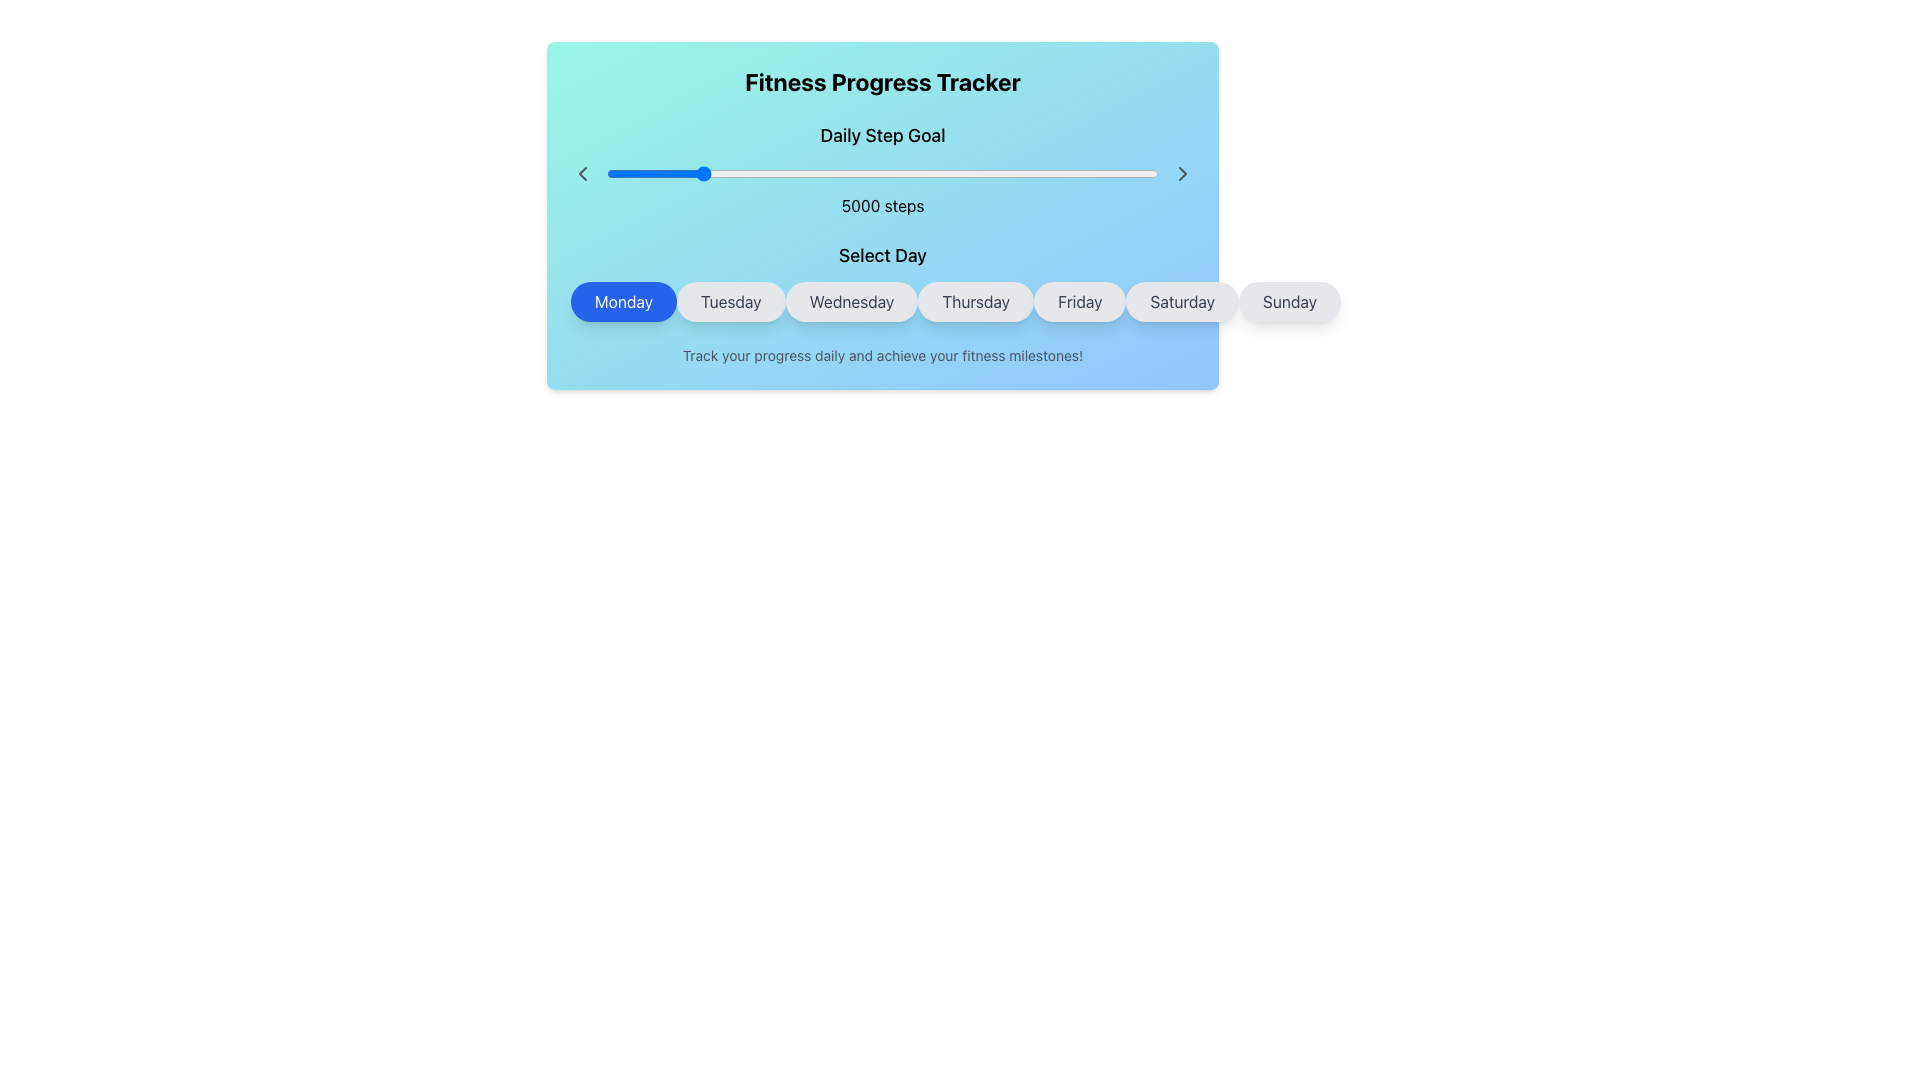 Image resolution: width=1920 pixels, height=1080 pixels. What do you see at coordinates (871, 172) in the screenshot?
I see `the step goal` at bounding box center [871, 172].